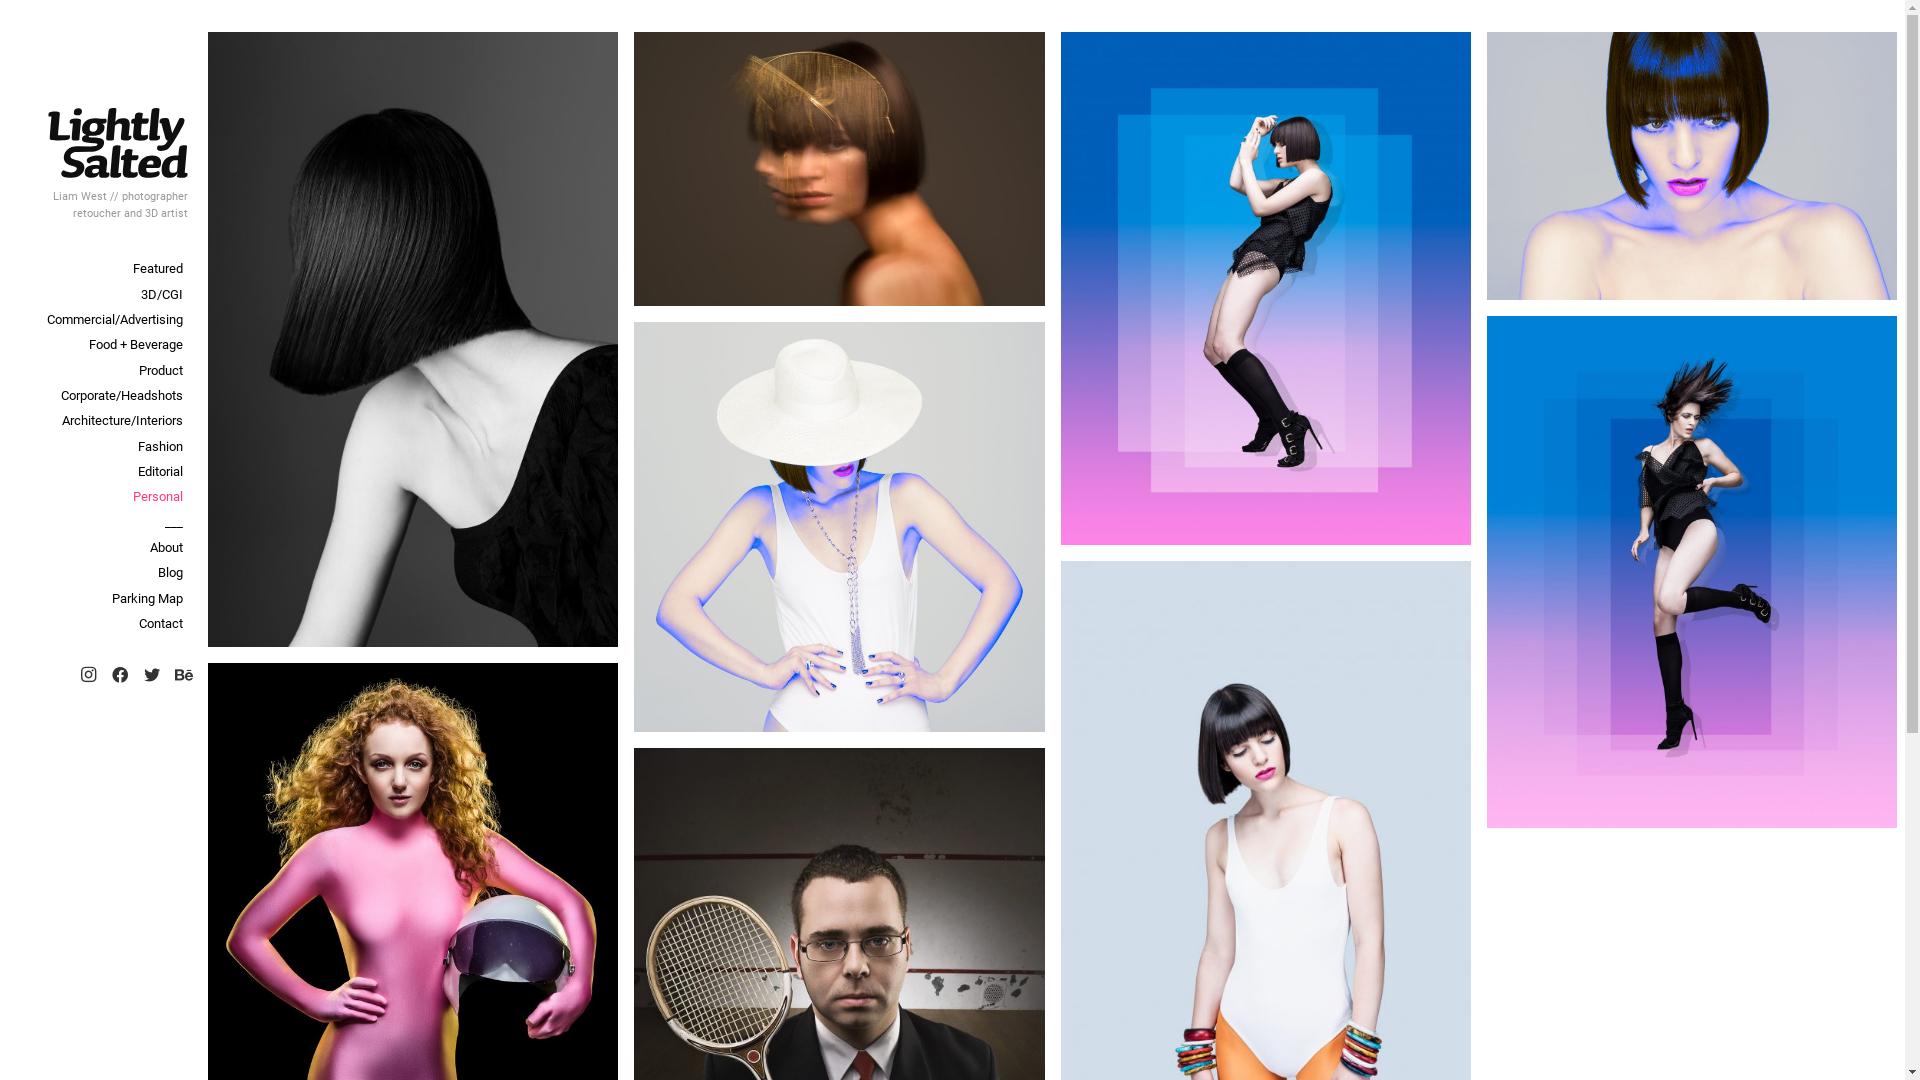  Describe the element at coordinates (134, 675) in the screenshot. I see `'Twitter'` at that location.